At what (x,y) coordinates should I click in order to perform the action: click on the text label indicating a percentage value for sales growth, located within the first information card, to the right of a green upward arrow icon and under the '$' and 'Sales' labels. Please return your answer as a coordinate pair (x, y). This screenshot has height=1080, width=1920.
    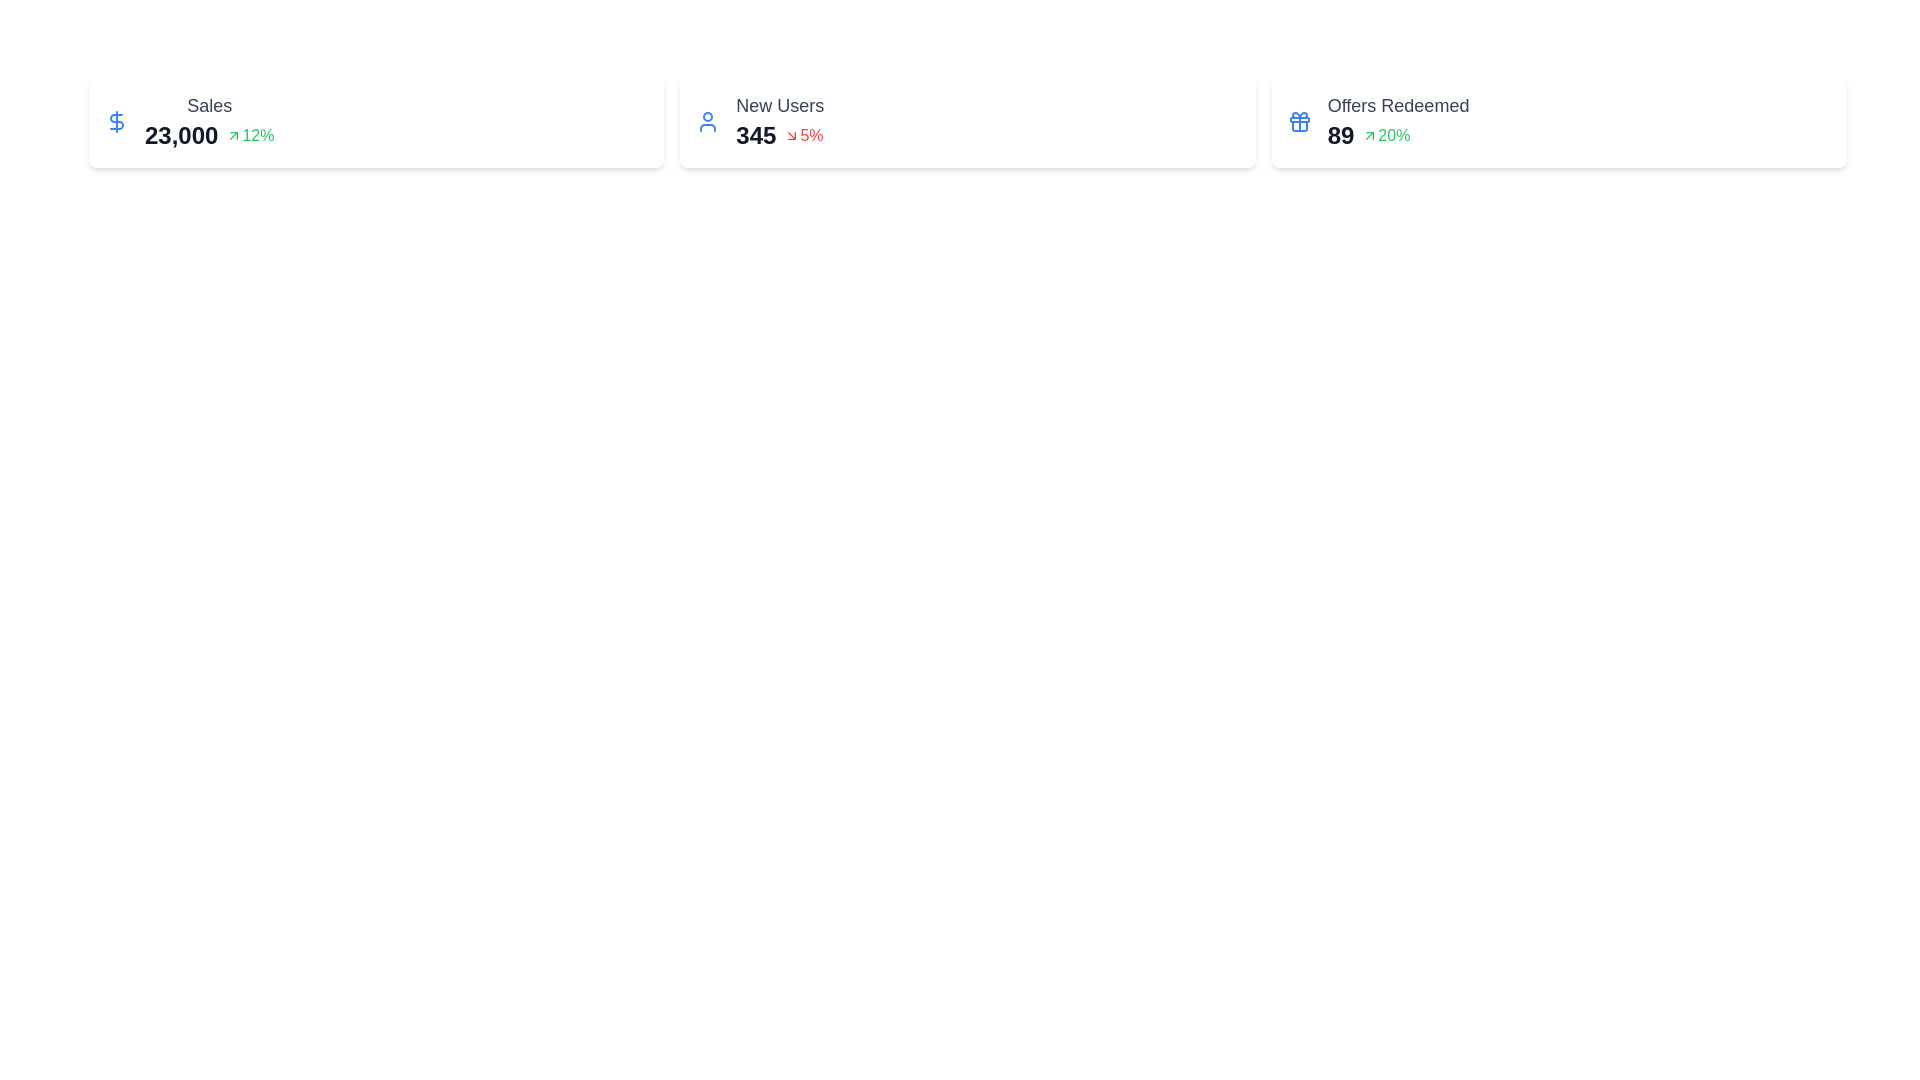
    Looking at the image, I should click on (257, 135).